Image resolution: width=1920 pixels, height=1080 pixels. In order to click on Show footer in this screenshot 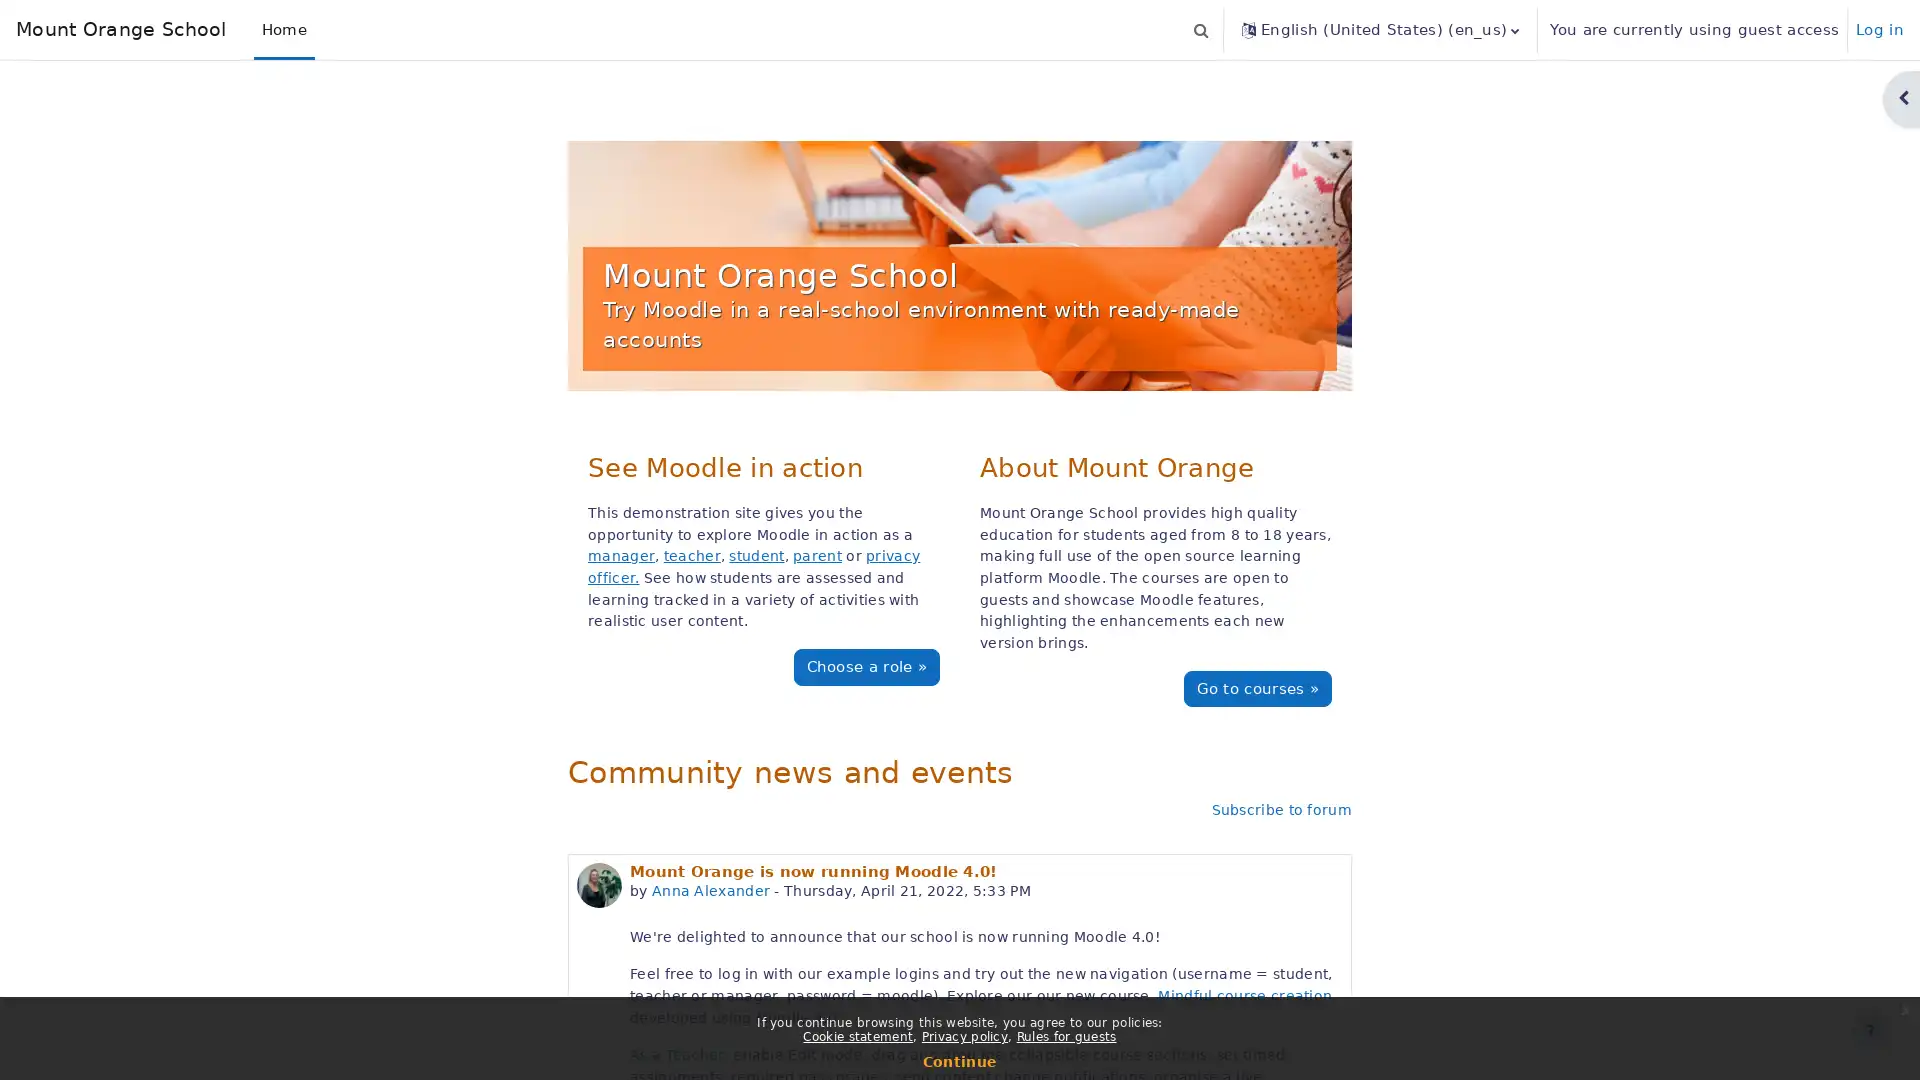, I will do `click(1869, 1029)`.